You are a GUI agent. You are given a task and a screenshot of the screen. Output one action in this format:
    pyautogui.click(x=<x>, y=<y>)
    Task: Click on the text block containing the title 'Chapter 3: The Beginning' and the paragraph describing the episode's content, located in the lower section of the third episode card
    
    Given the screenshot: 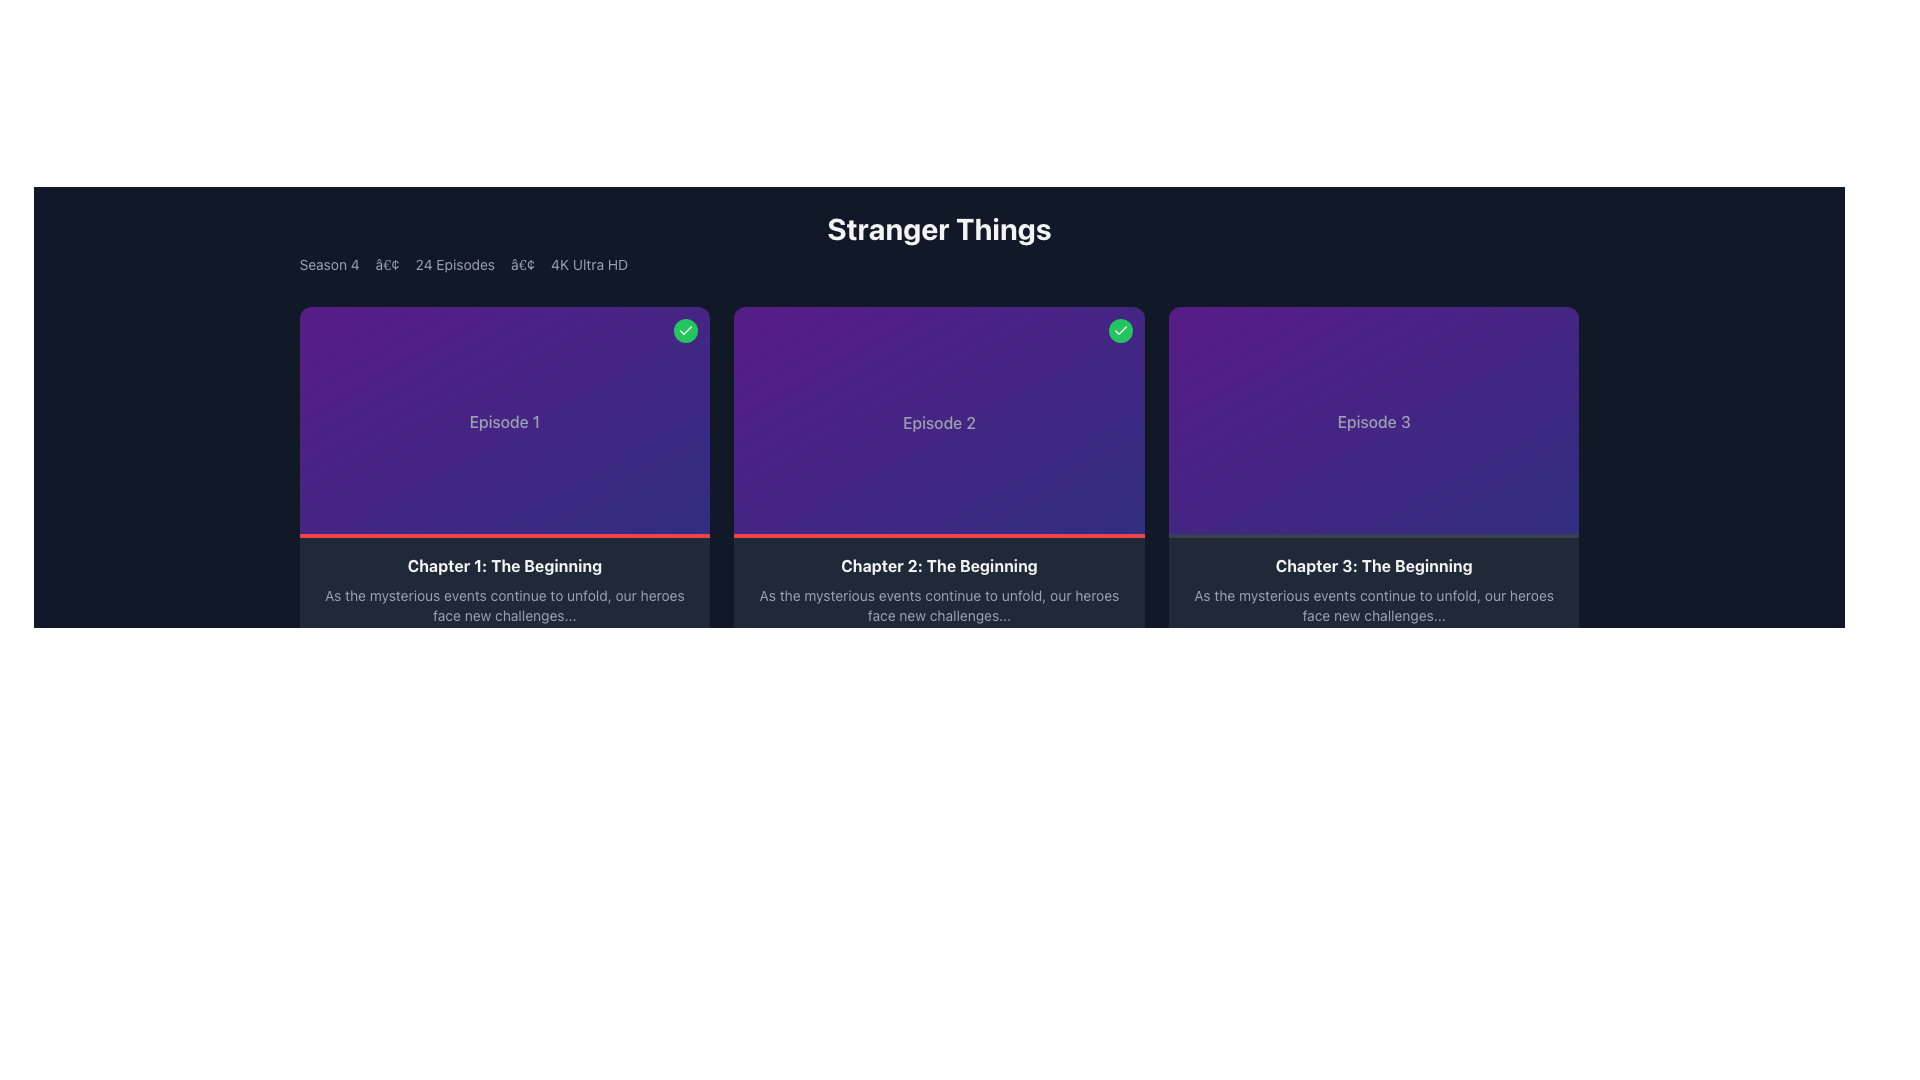 What is the action you would take?
    pyautogui.click(x=1373, y=612)
    